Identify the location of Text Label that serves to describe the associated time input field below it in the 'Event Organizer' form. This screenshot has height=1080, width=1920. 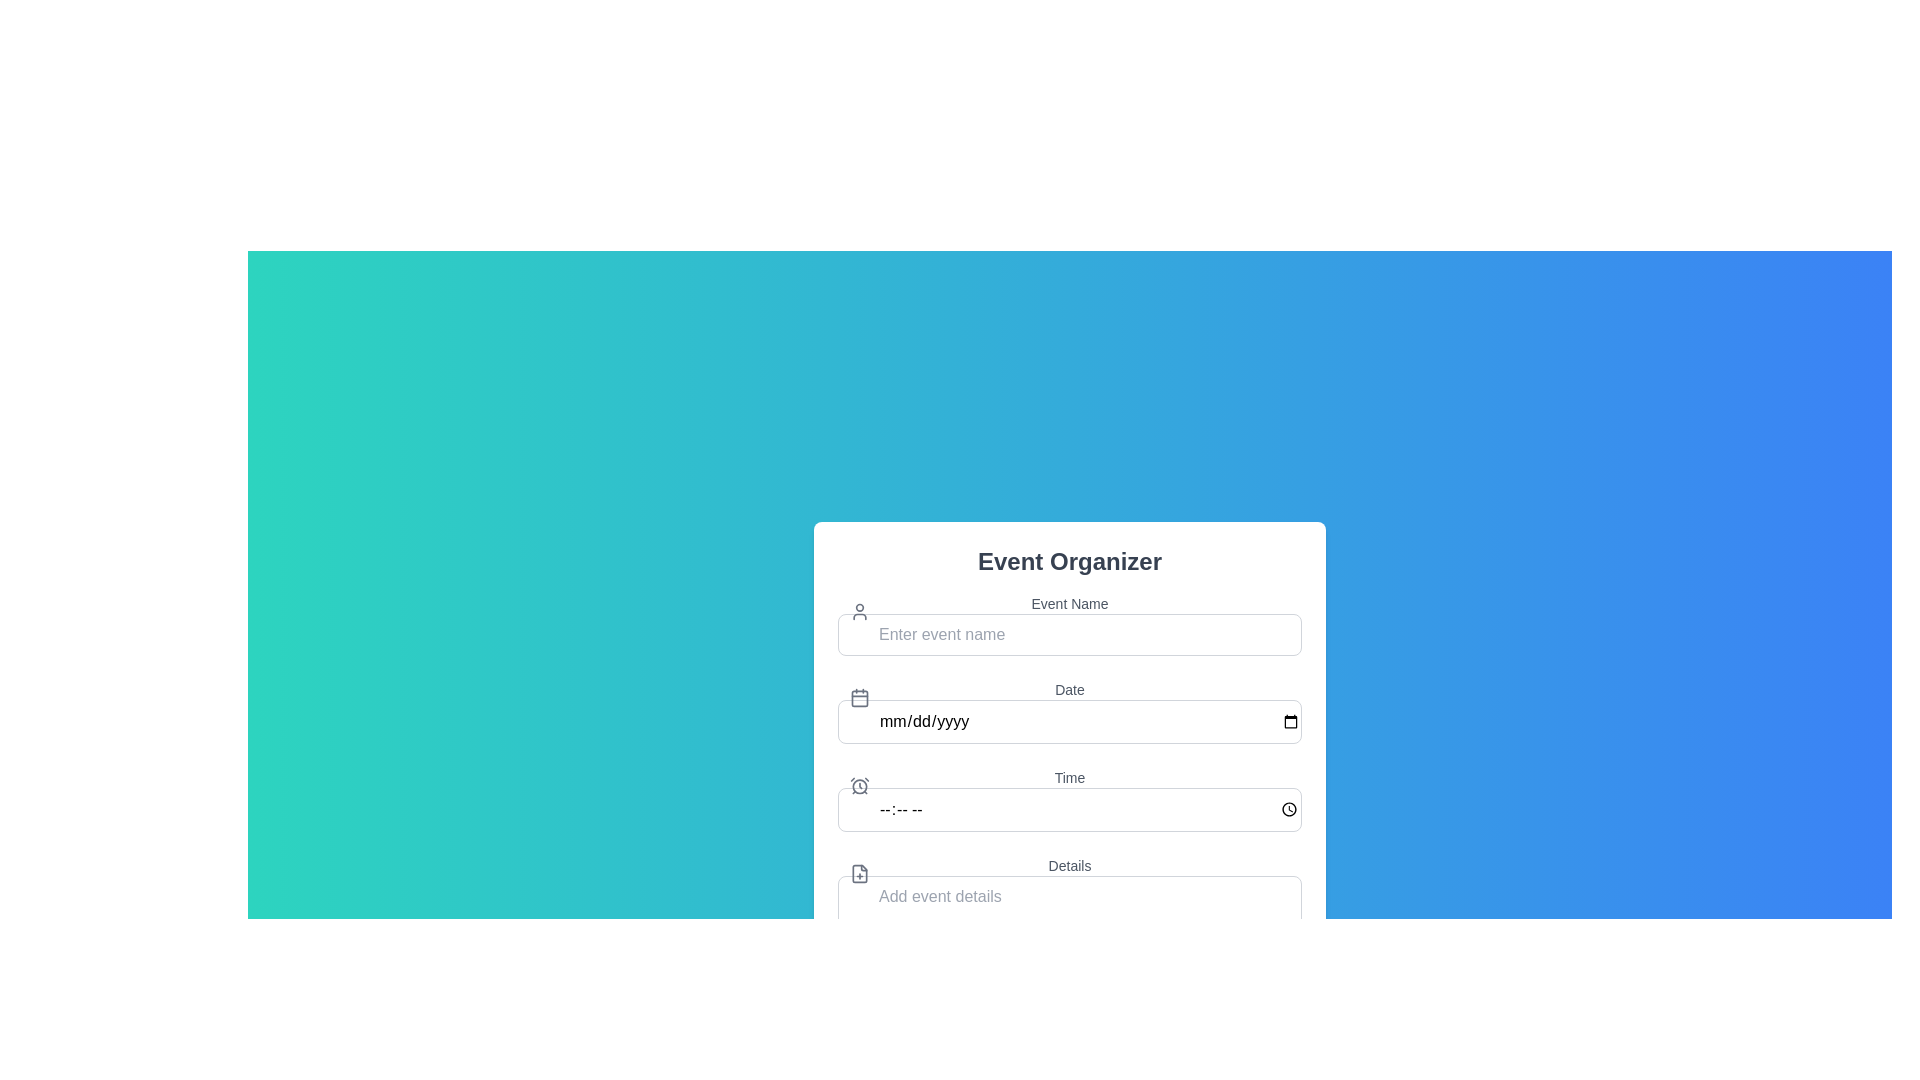
(1069, 776).